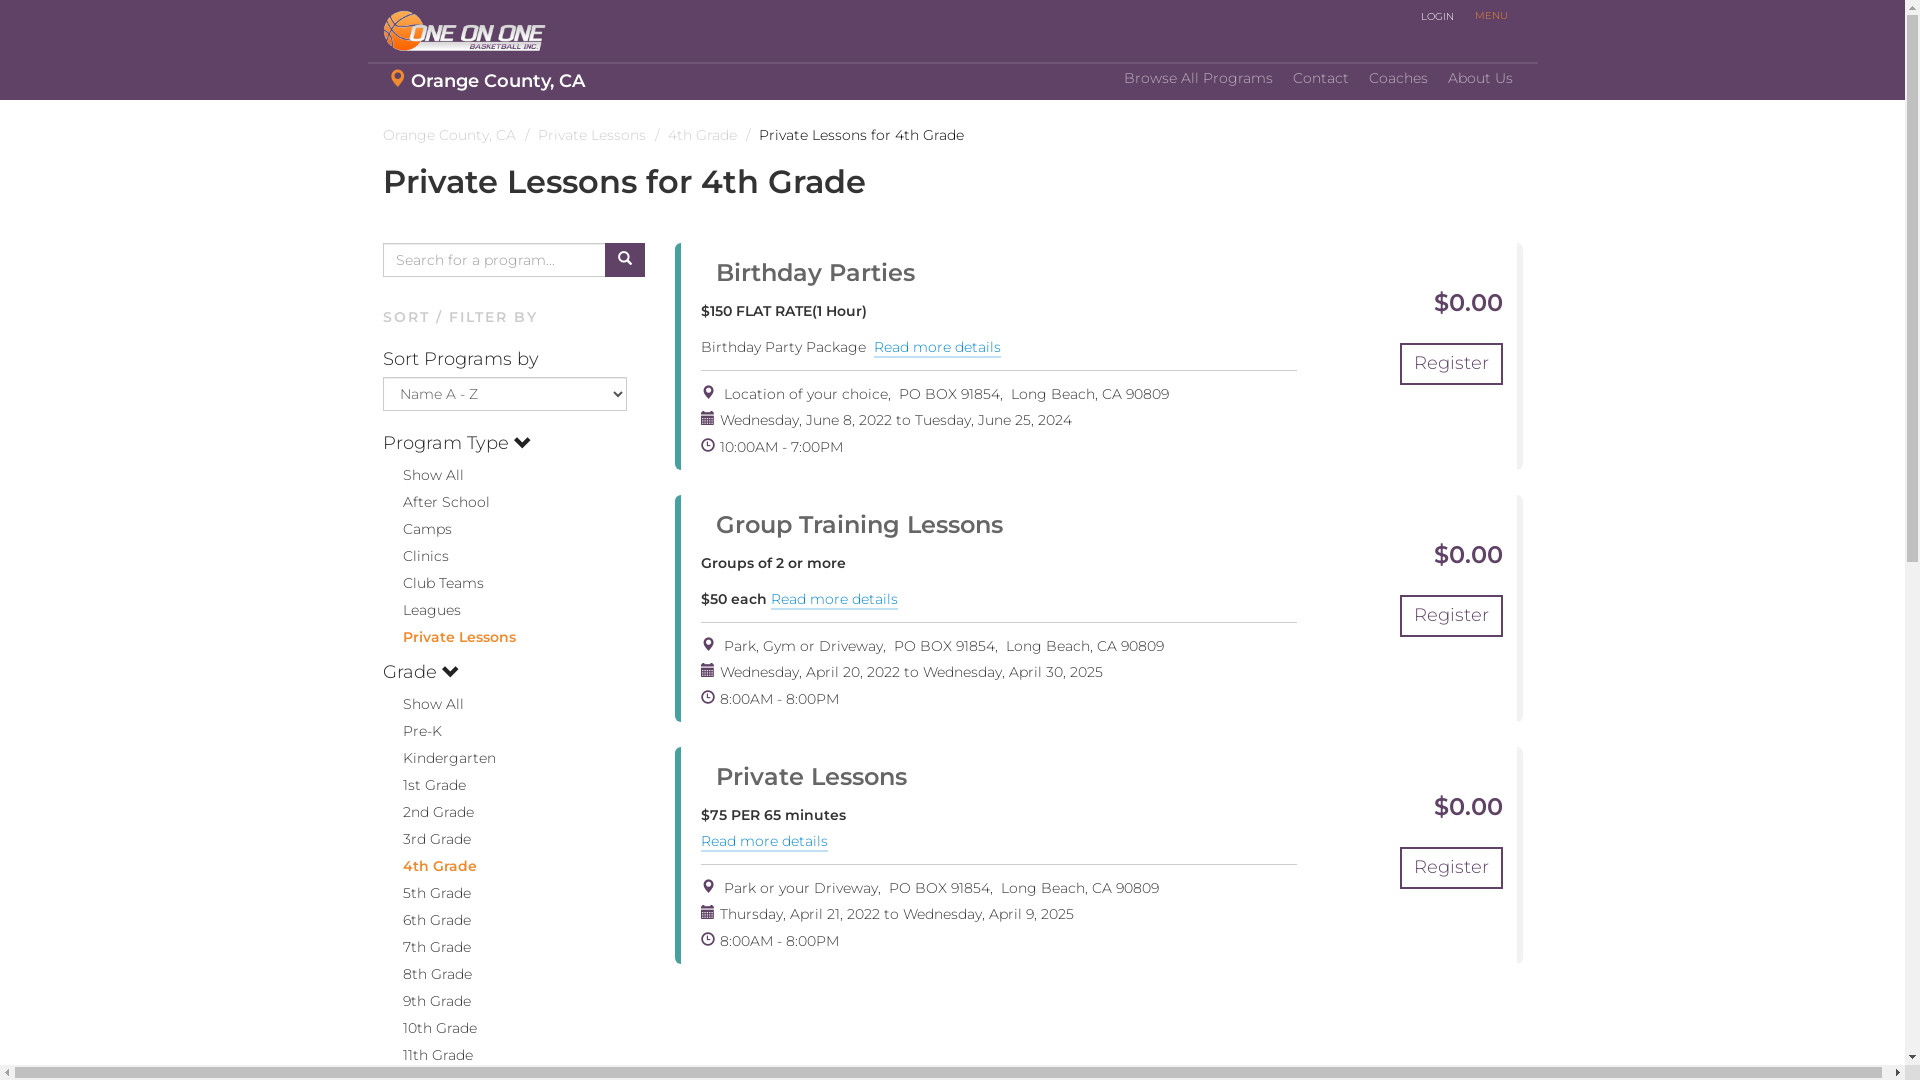 This screenshot has height=1080, width=1920. Describe the element at coordinates (1396, 77) in the screenshot. I see `'Coaches'` at that location.